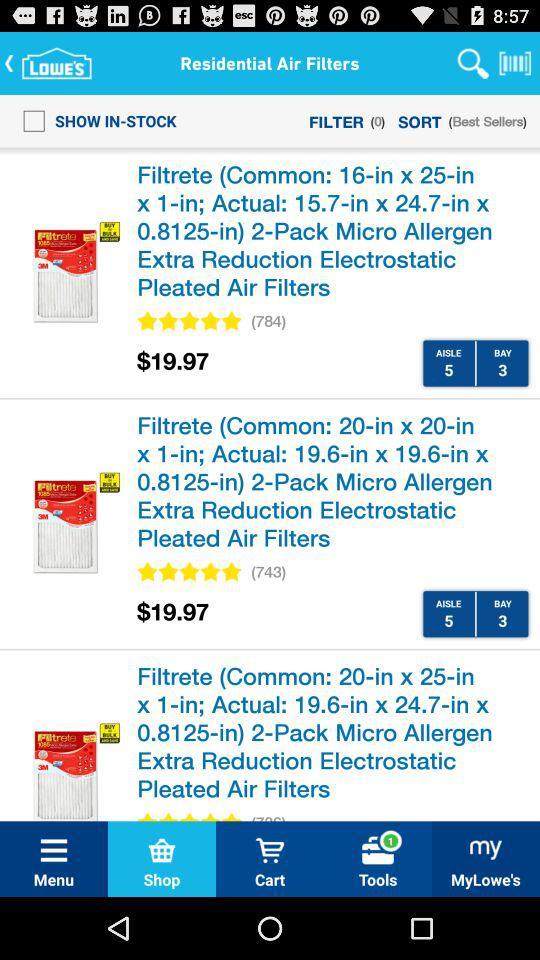 The height and width of the screenshot is (960, 540). Describe the element at coordinates (93, 120) in the screenshot. I see `item to the left of filter` at that location.